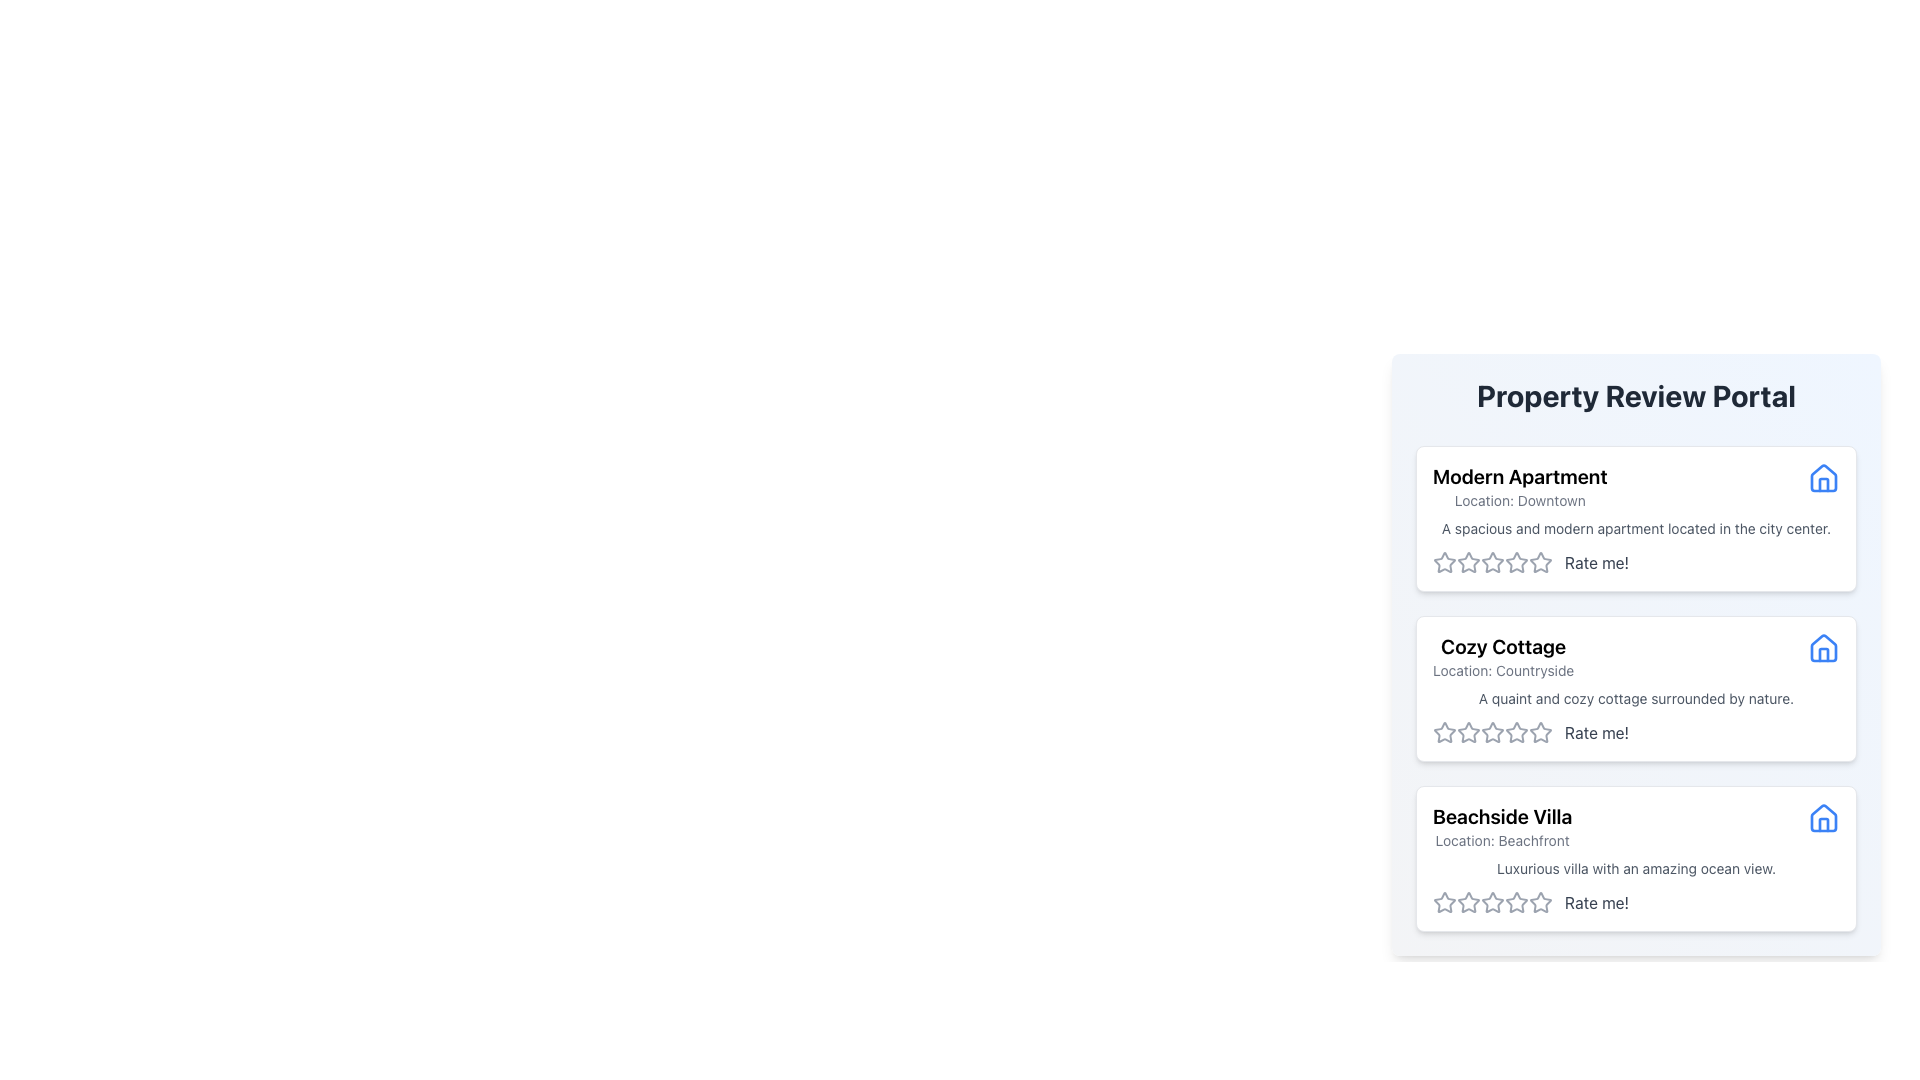 The height and width of the screenshot is (1080, 1920). I want to click on the 'Rate me!' text label styled in gray font, located to the right of the stars in the 'Modern Apartment' property description card, so click(1596, 563).